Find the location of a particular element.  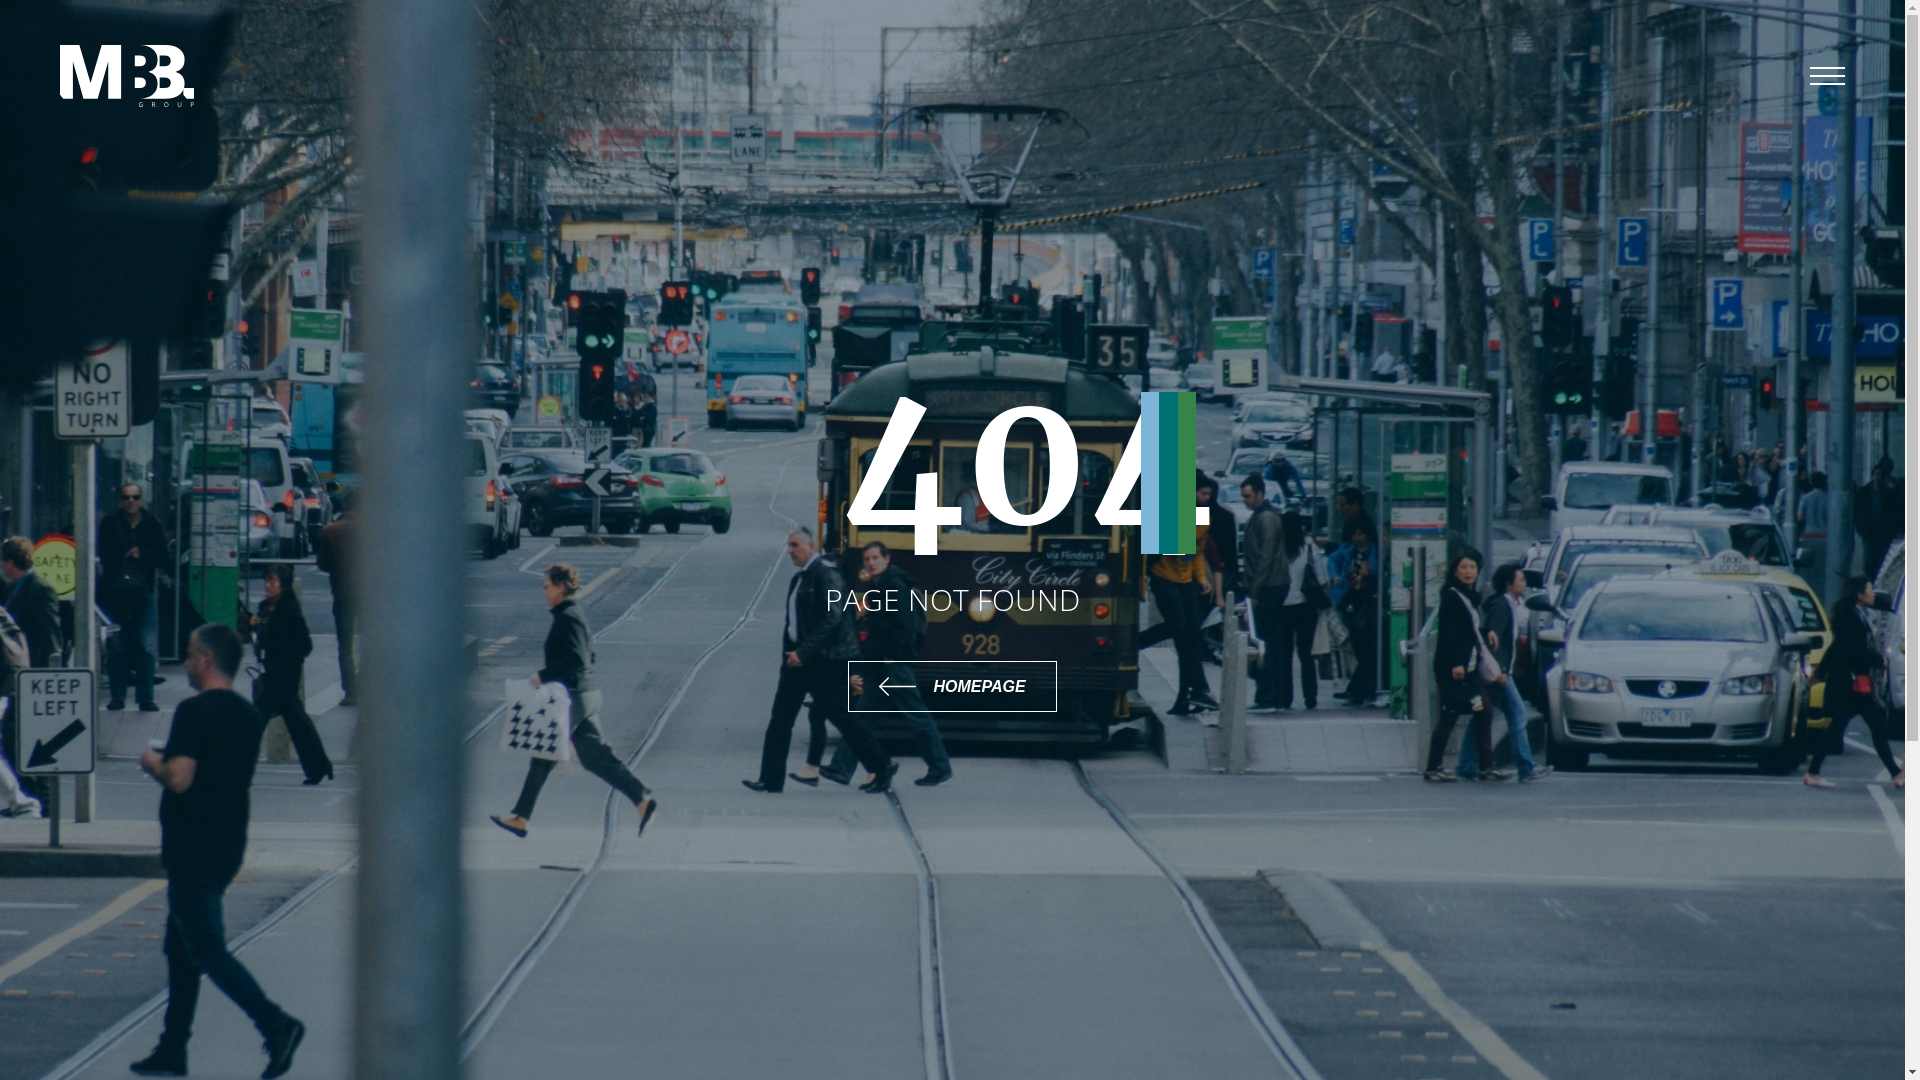

'HOMEPAGE' is located at coordinates (950, 685).